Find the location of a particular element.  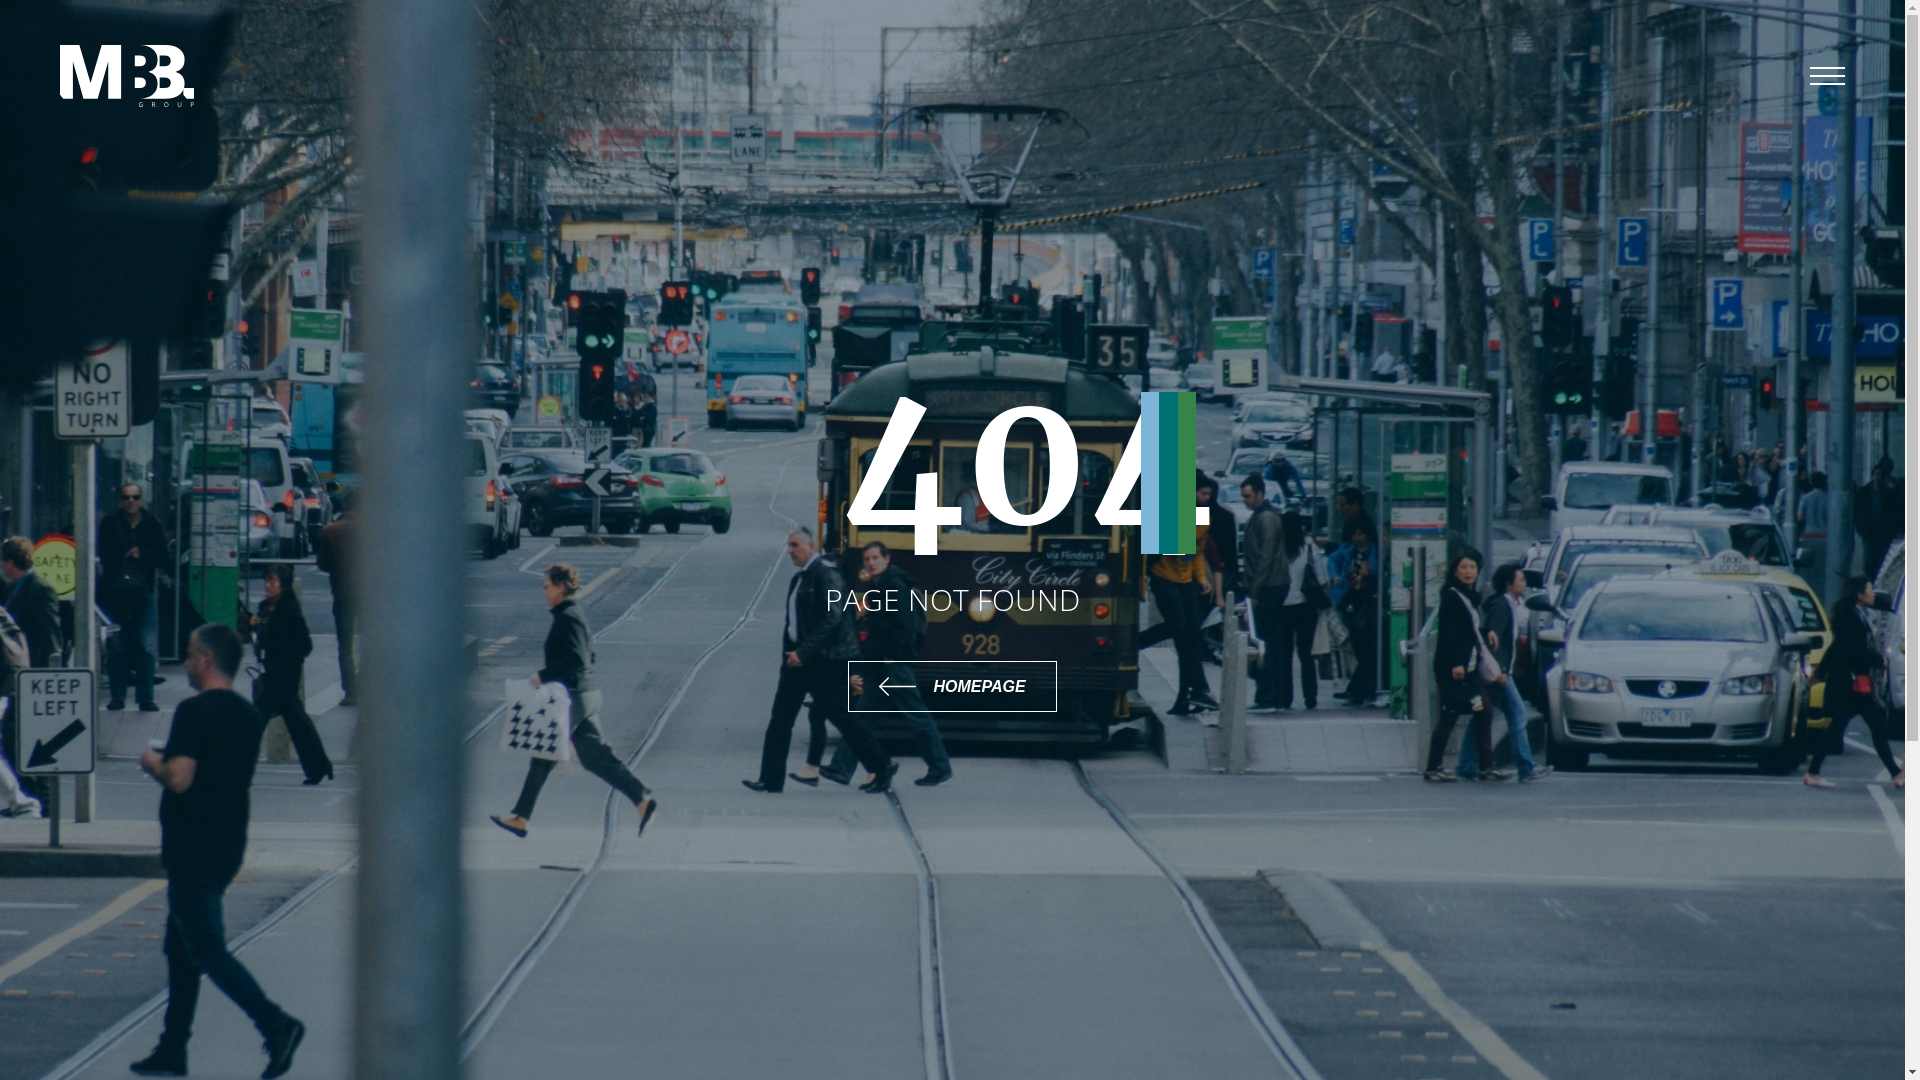

'HOMEPAGE' is located at coordinates (950, 685).